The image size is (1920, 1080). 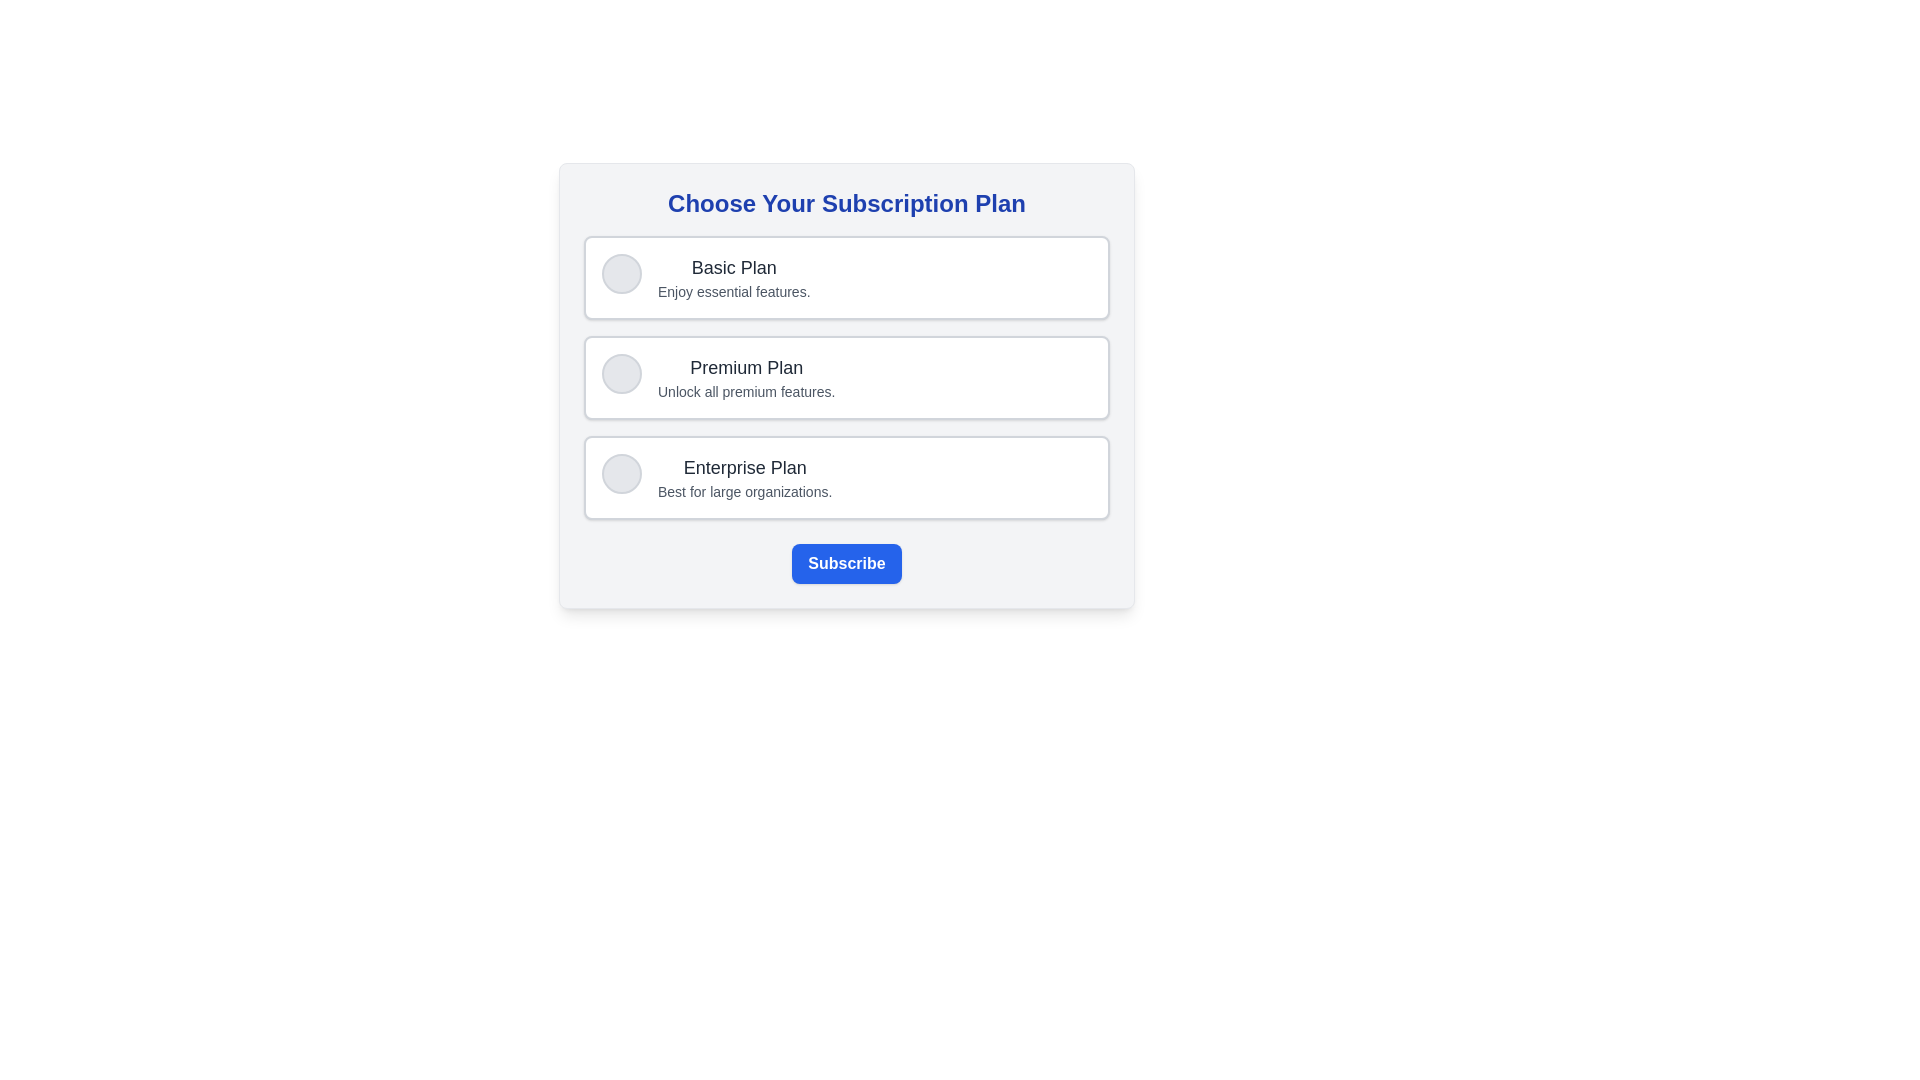 I want to click on the header label for the 'Basic Plan' option, which distinguishes this plan from others in the 'Choose Your Subscription Plan' dialog, so click(x=733, y=266).